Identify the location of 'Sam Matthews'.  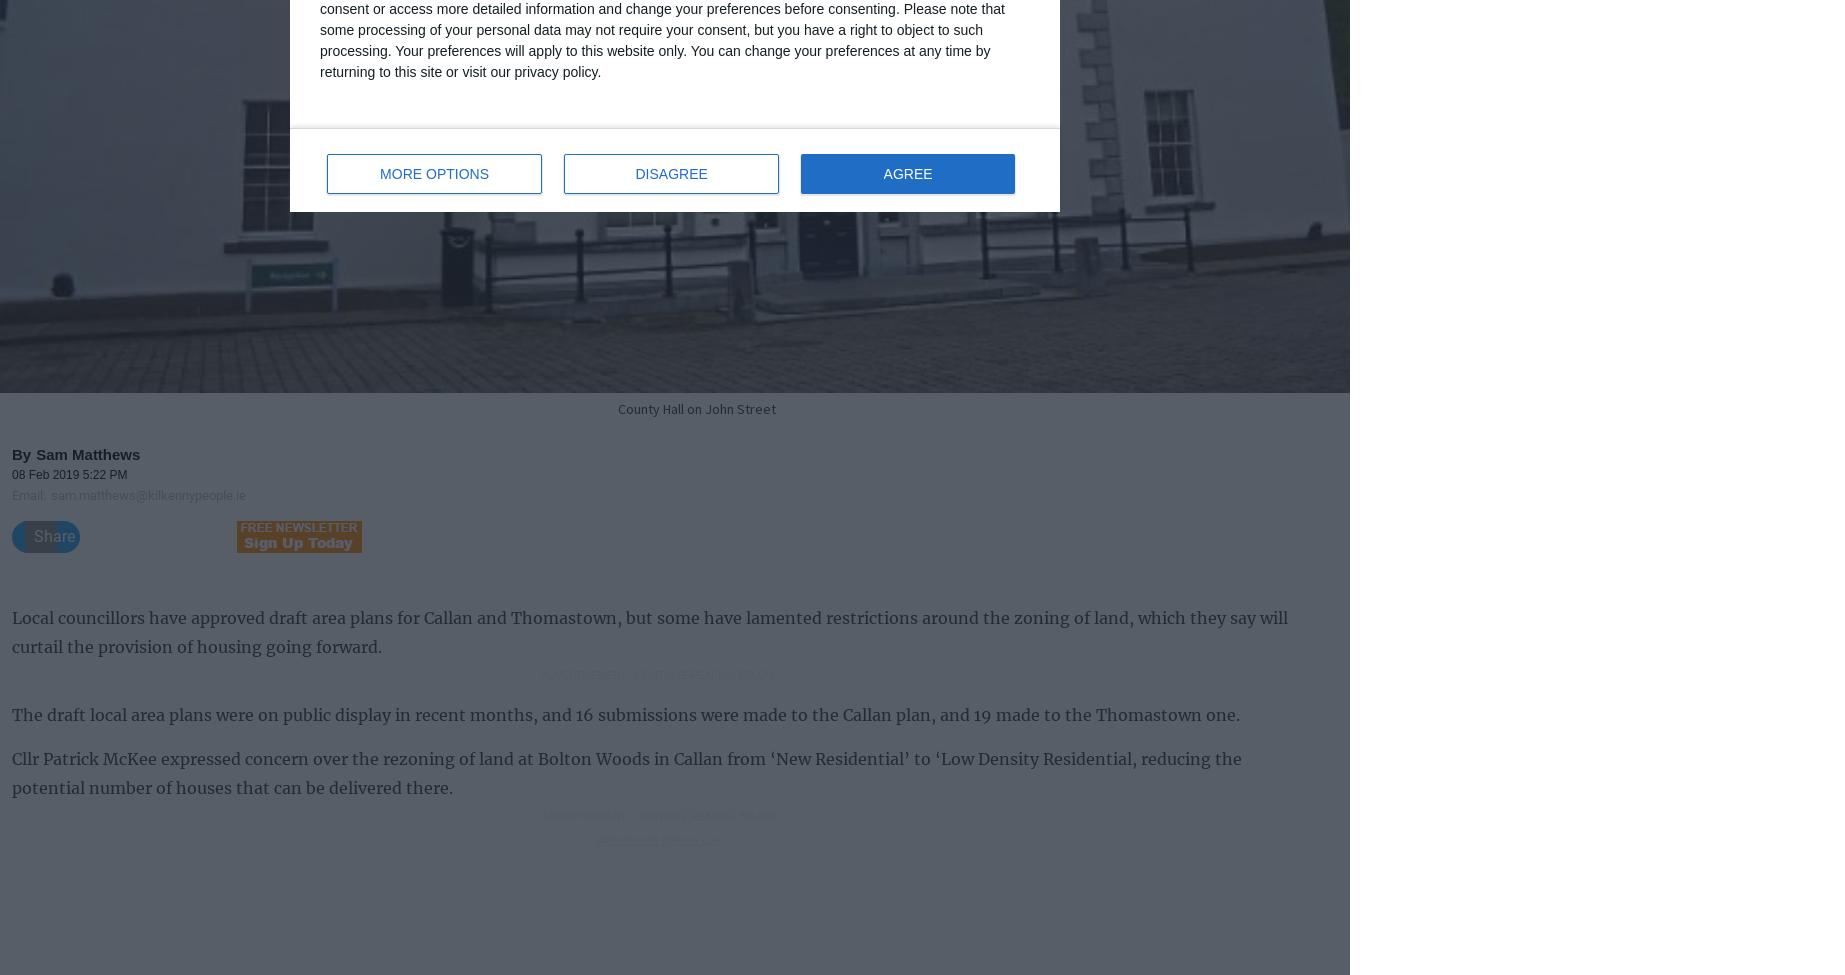
(88, 453).